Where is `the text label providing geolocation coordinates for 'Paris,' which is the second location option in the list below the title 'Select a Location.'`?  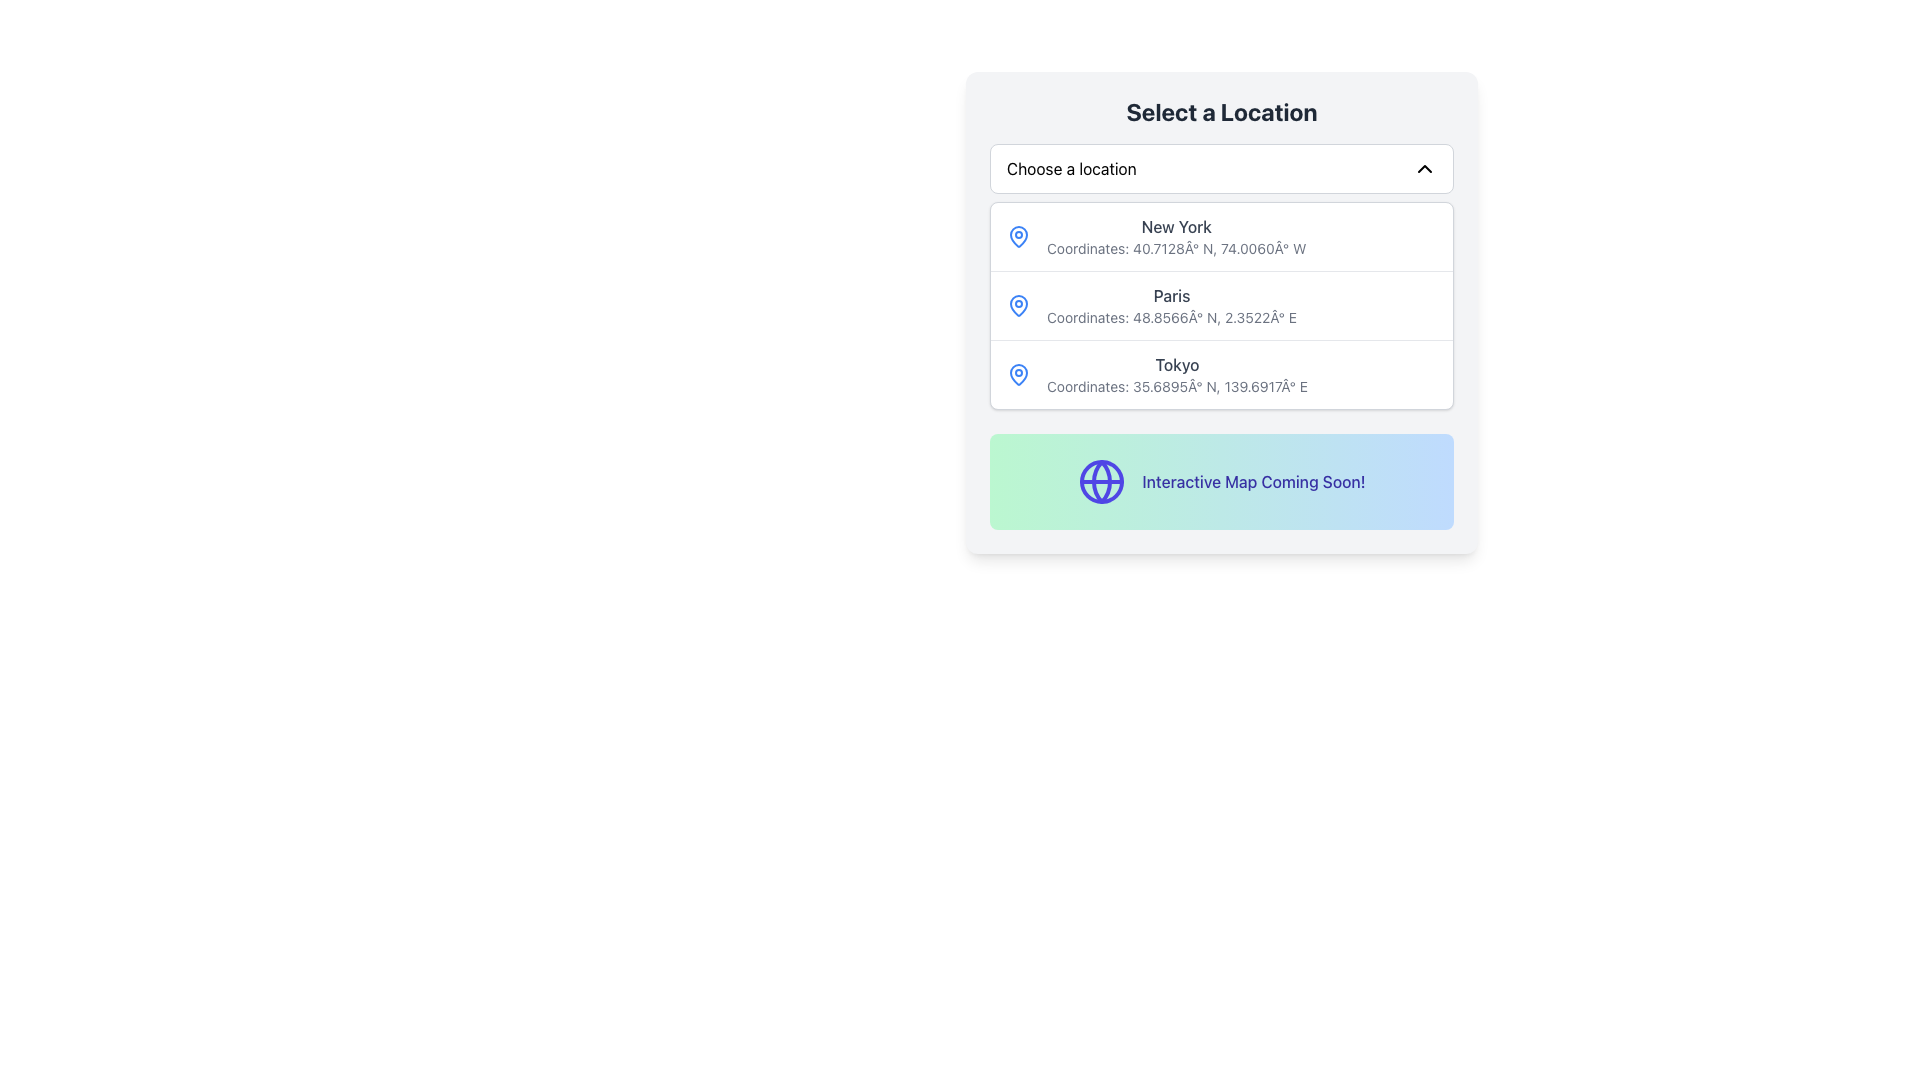 the text label providing geolocation coordinates for 'Paris,' which is the second location option in the list below the title 'Select a Location.' is located at coordinates (1171, 316).